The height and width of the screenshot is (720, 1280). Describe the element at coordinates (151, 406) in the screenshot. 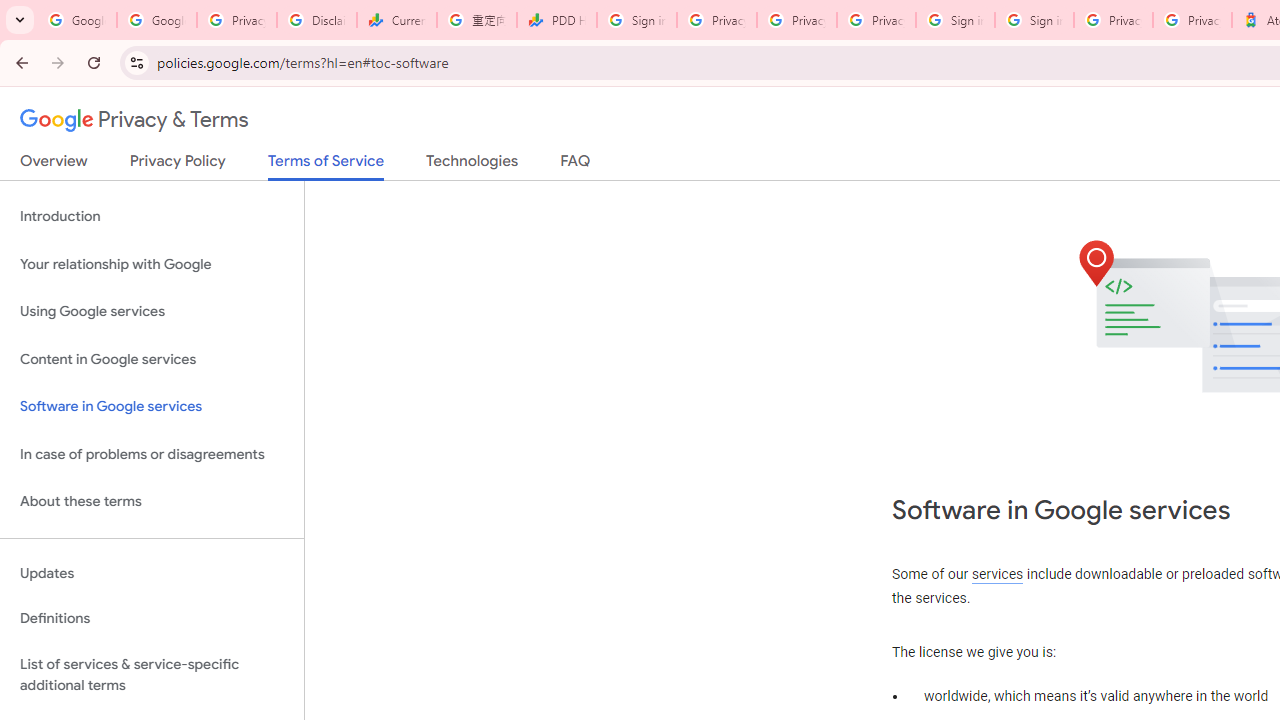

I see `'Software in Google services'` at that location.